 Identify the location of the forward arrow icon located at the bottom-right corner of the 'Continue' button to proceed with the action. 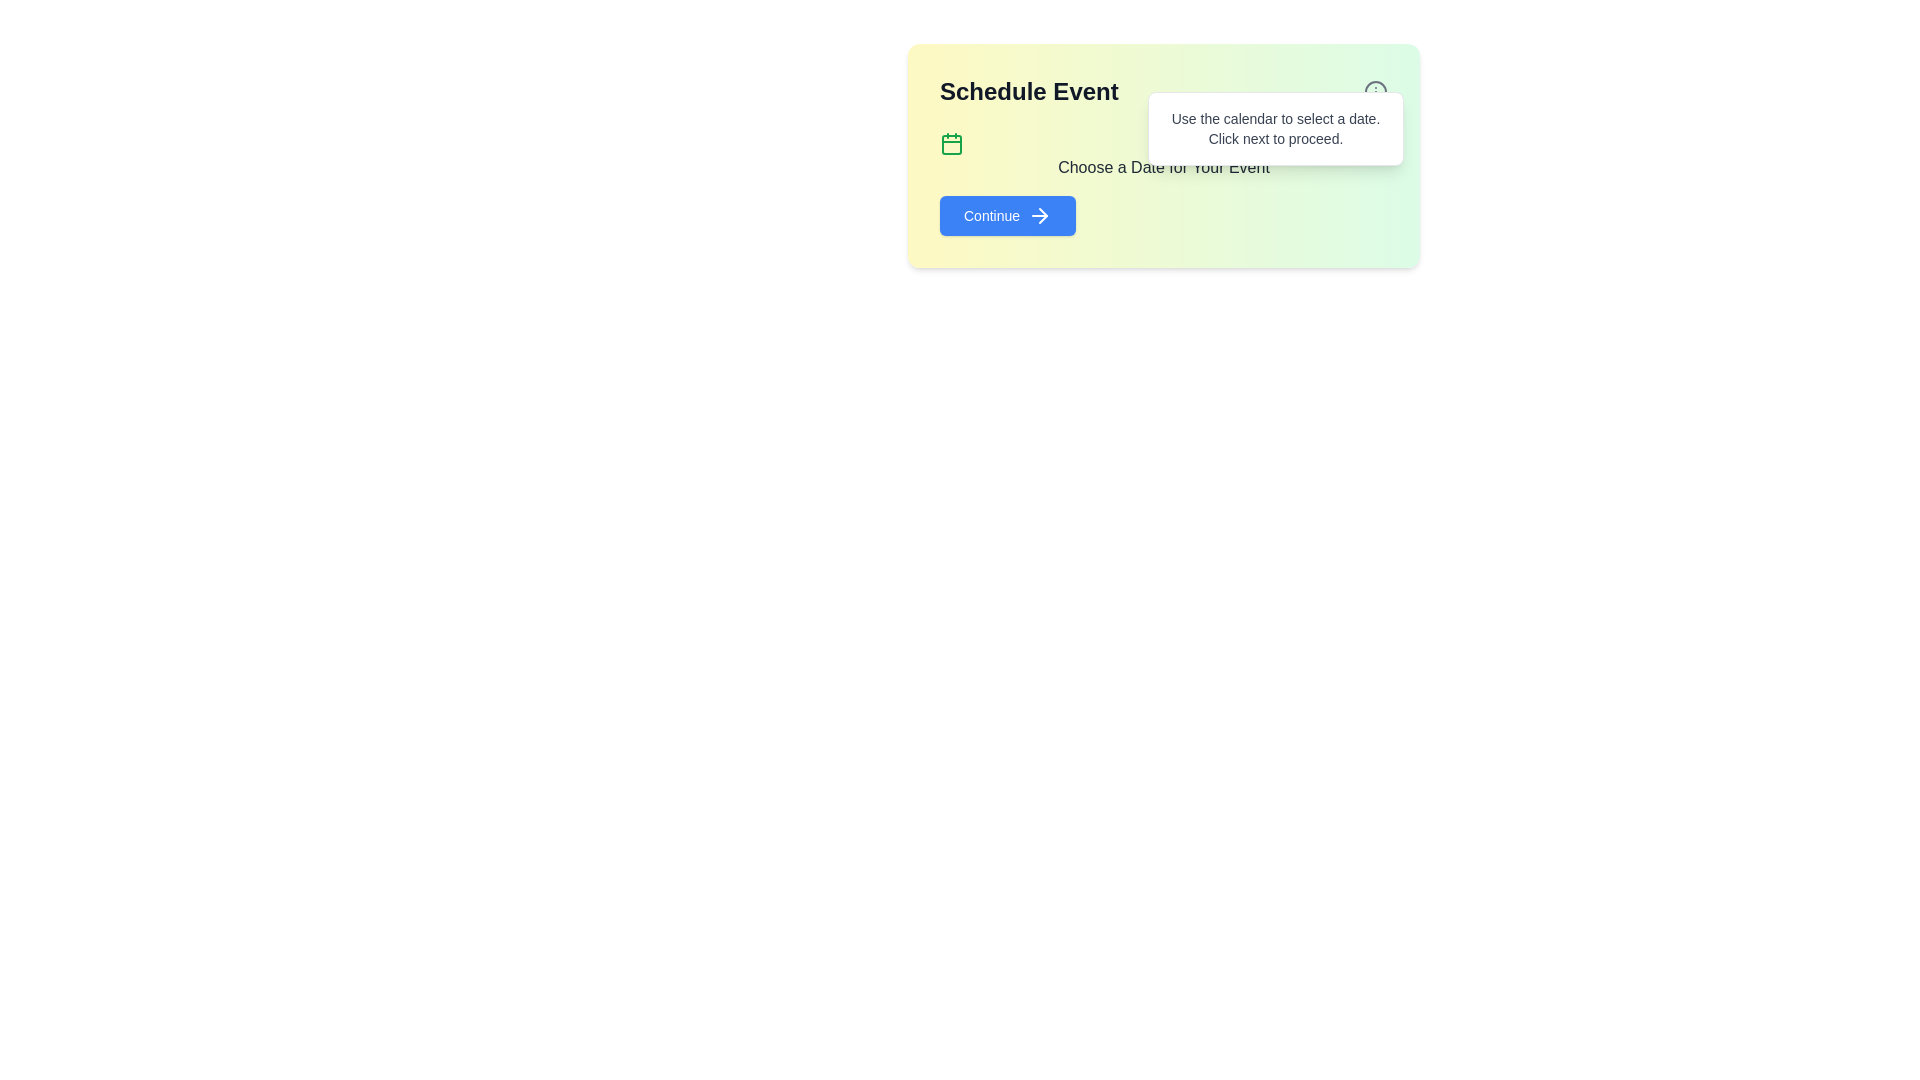
(1042, 216).